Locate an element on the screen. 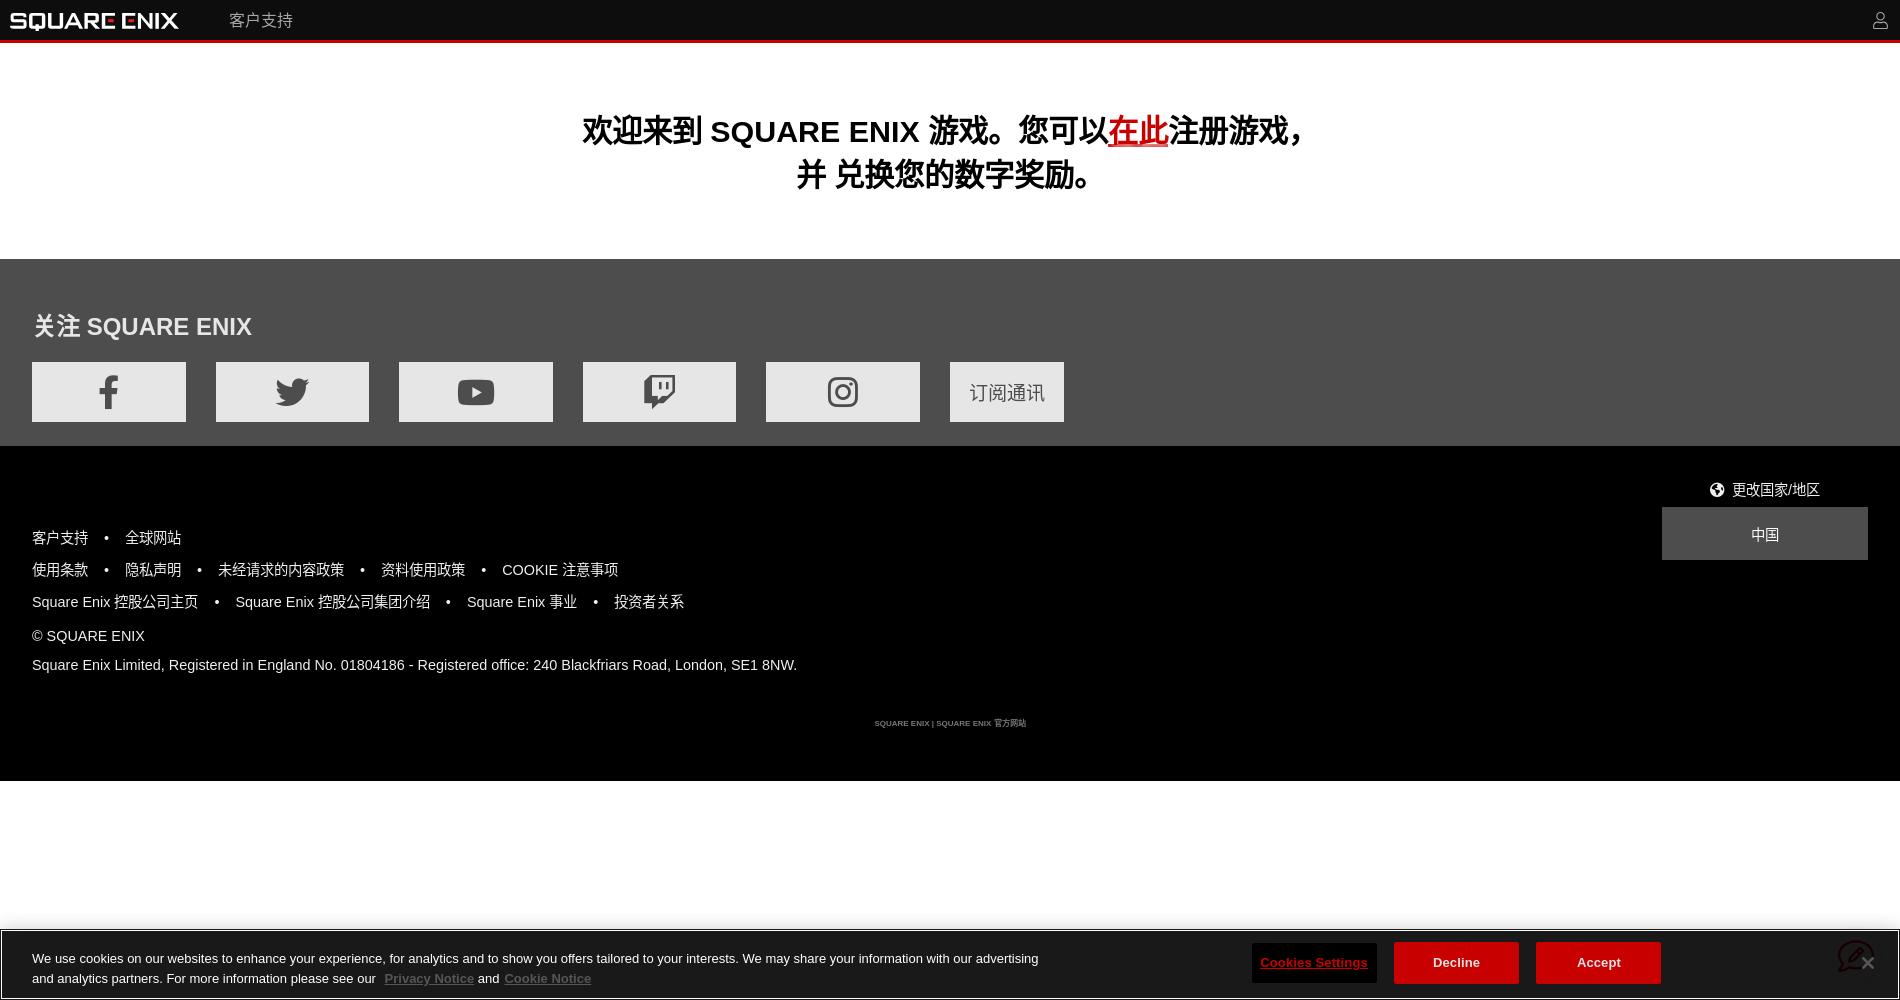  'Square Enix 事业' is located at coordinates (521, 601).